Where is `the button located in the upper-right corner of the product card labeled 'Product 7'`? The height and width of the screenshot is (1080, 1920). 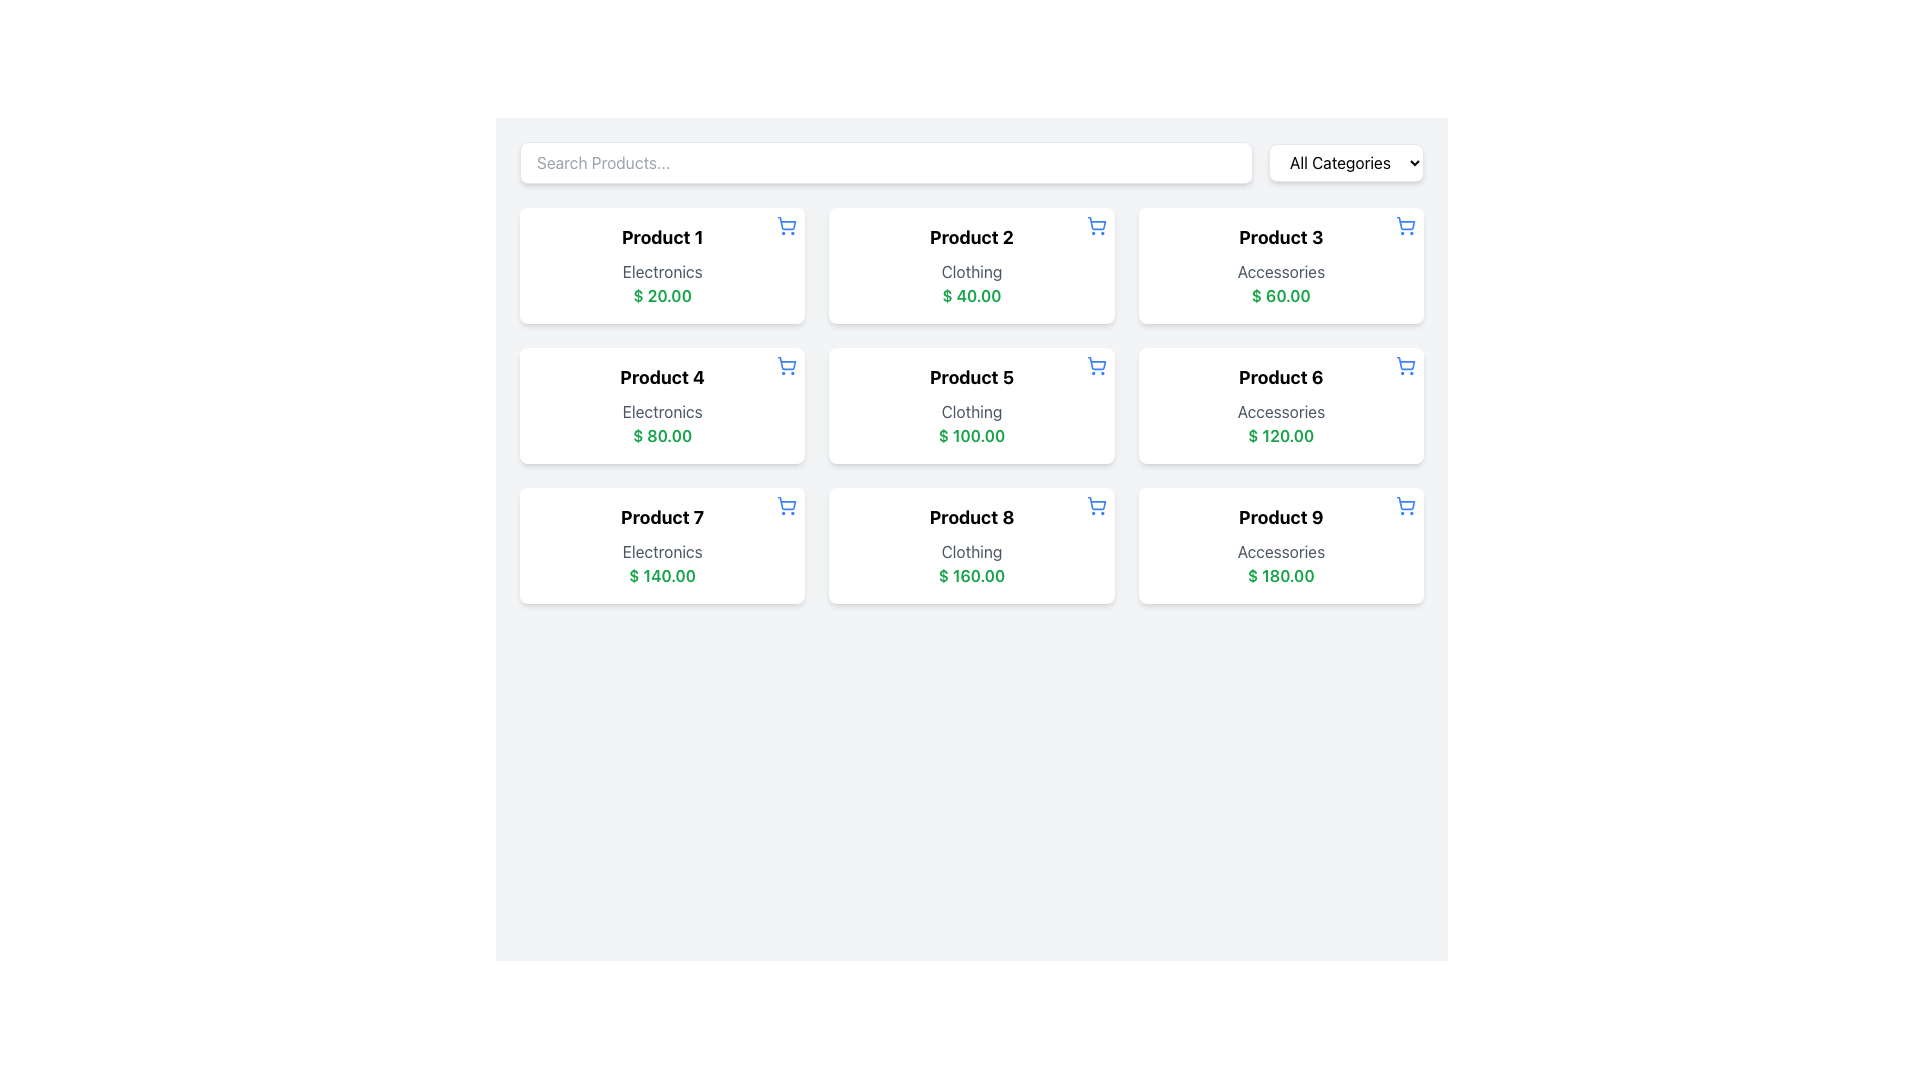
the button located in the upper-right corner of the product card labeled 'Product 7' is located at coordinates (786, 504).